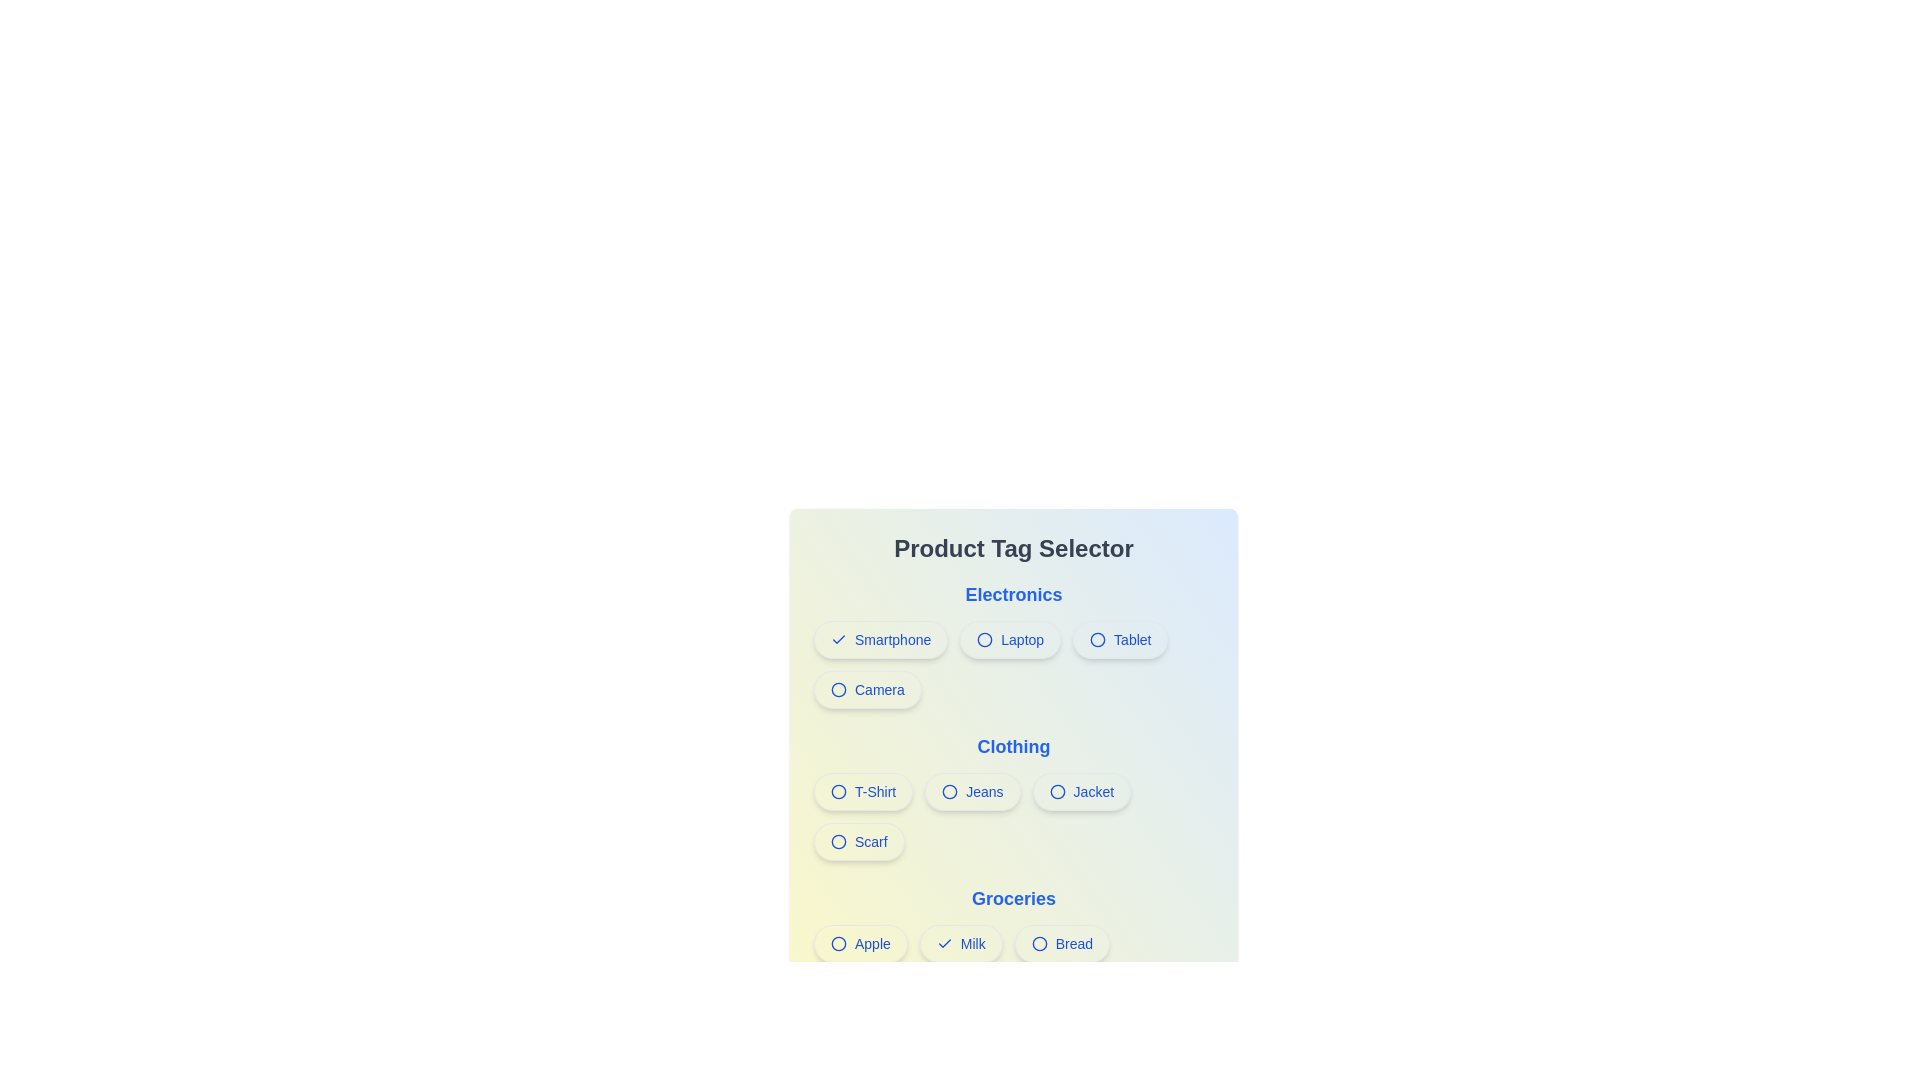 The width and height of the screenshot is (1920, 1080). What do you see at coordinates (1013, 897) in the screenshot?
I see `the 'Groceries' label, which is styled with a bold blue font and serves as a heading for the grocery section` at bounding box center [1013, 897].